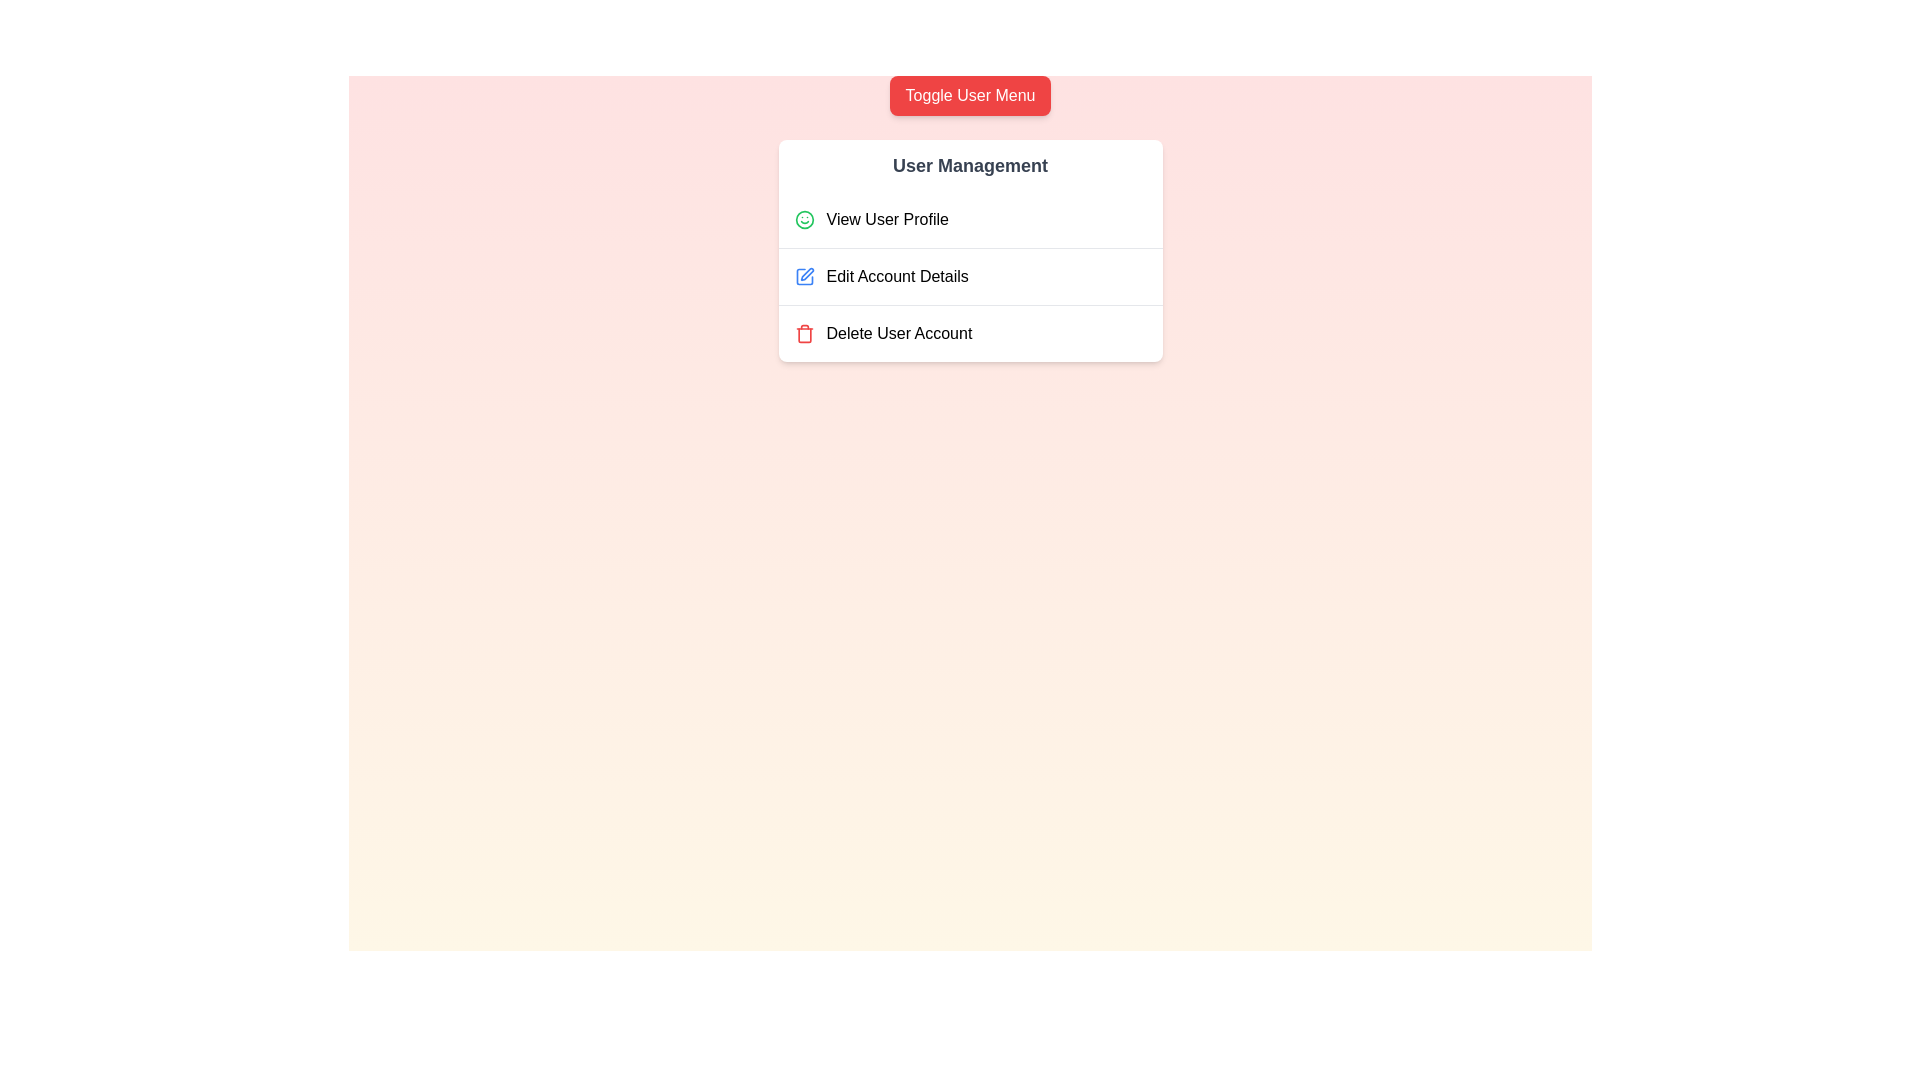 The image size is (1920, 1080). I want to click on the user action option Delete User Account, so click(970, 332).